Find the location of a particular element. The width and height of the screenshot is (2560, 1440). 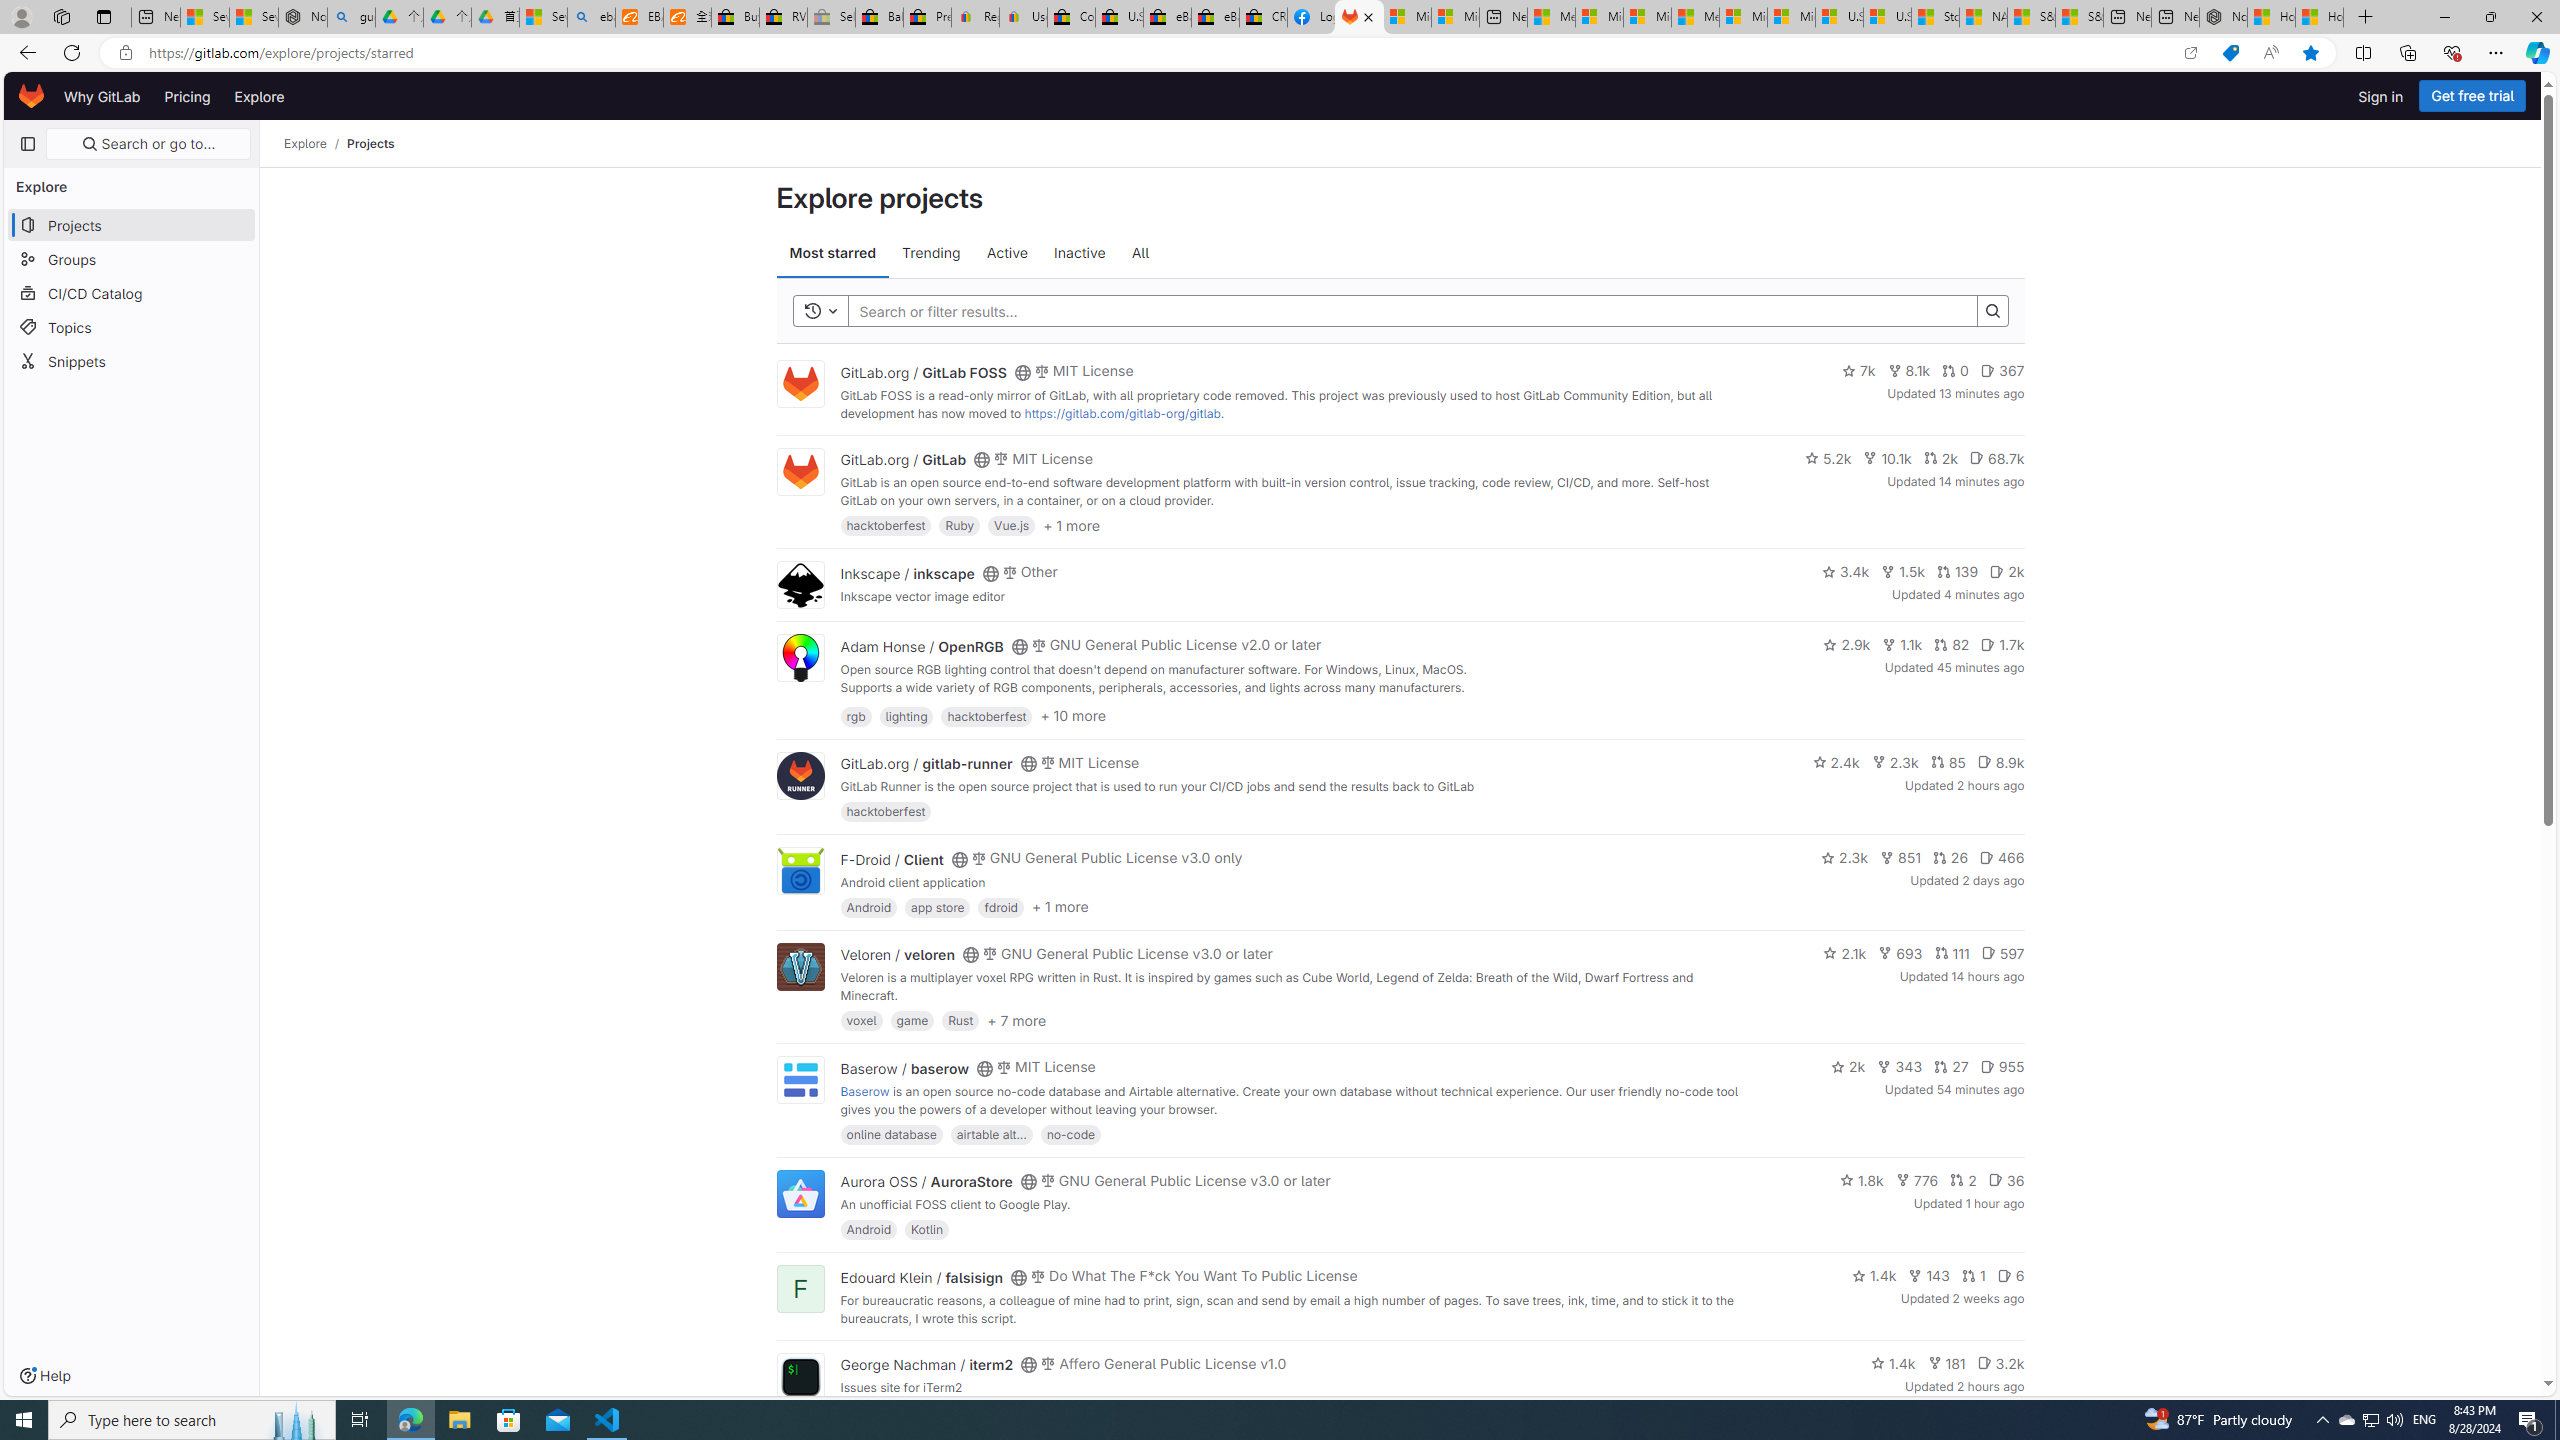

'Why GitLab' is located at coordinates (101, 95).